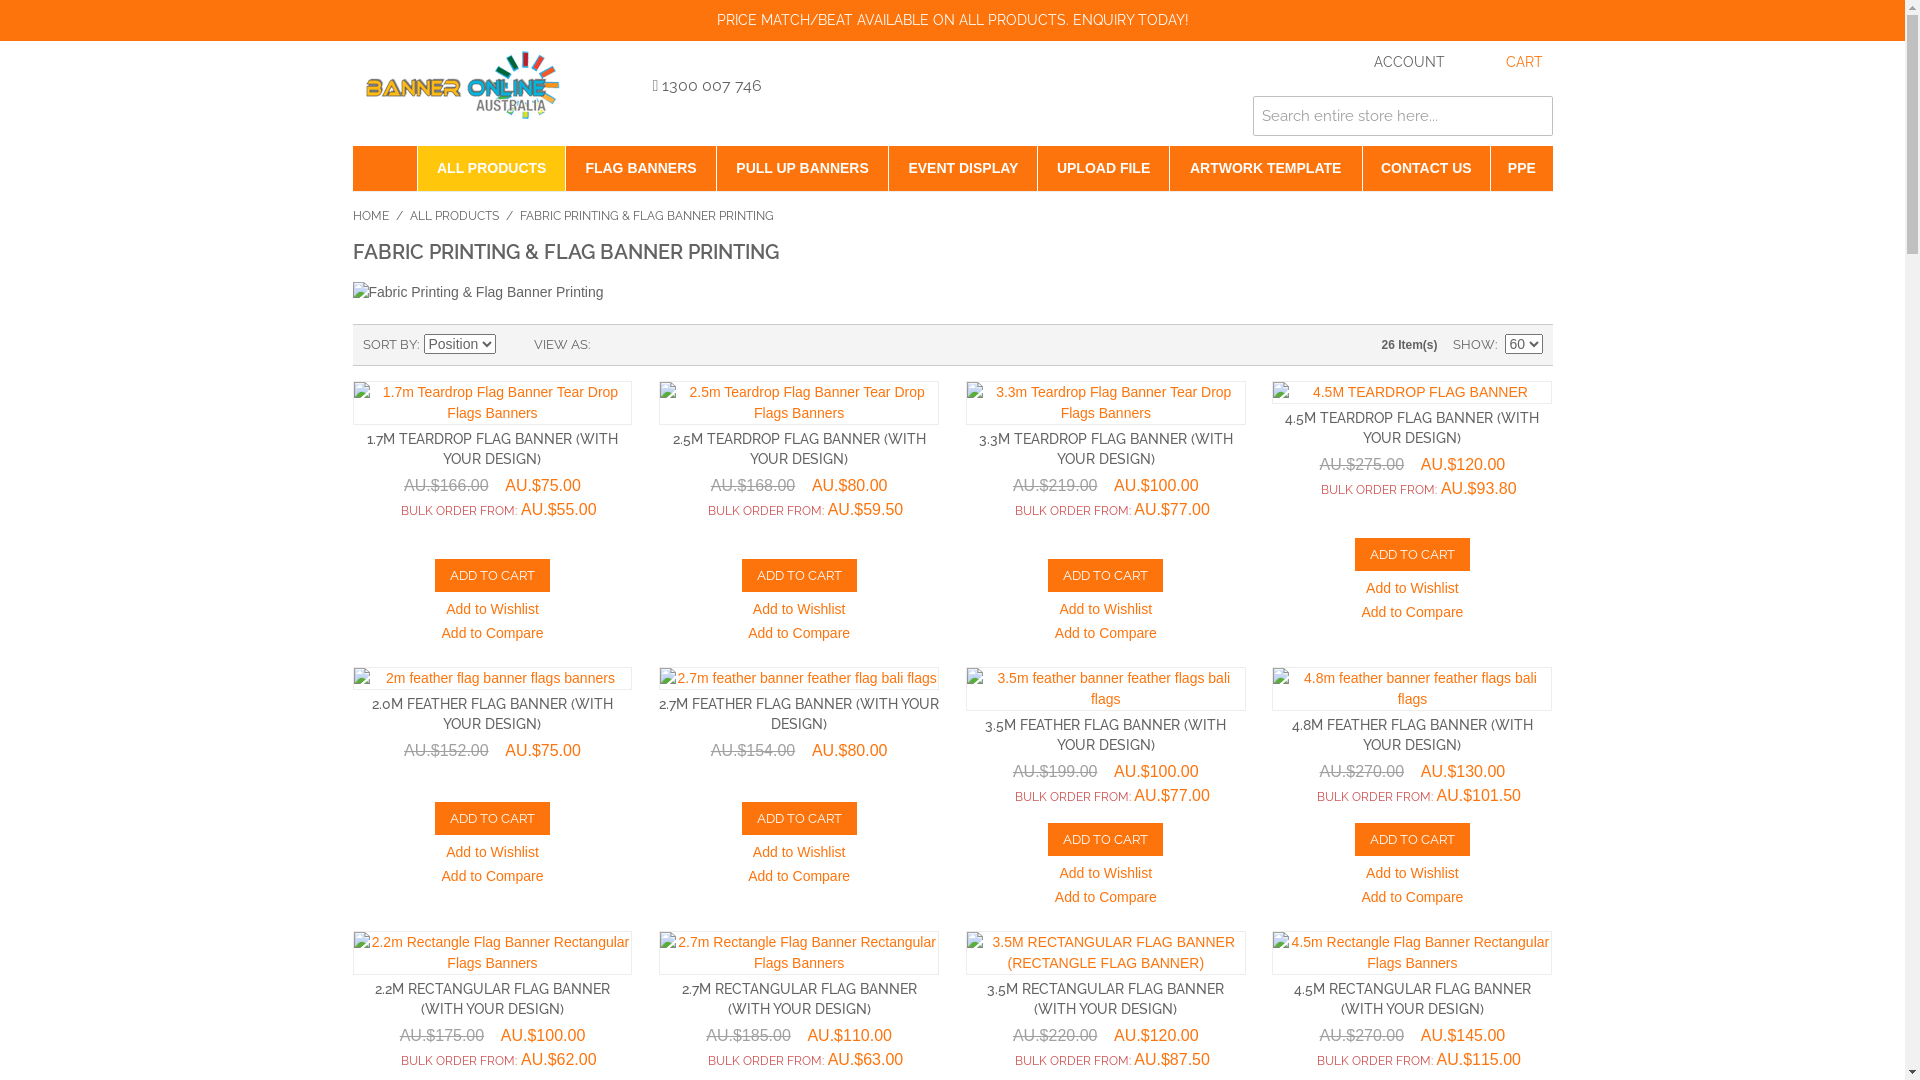  What do you see at coordinates (1104, 508) in the screenshot?
I see `'BULK ORDER FROM: AU.$77.00'` at bounding box center [1104, 508].